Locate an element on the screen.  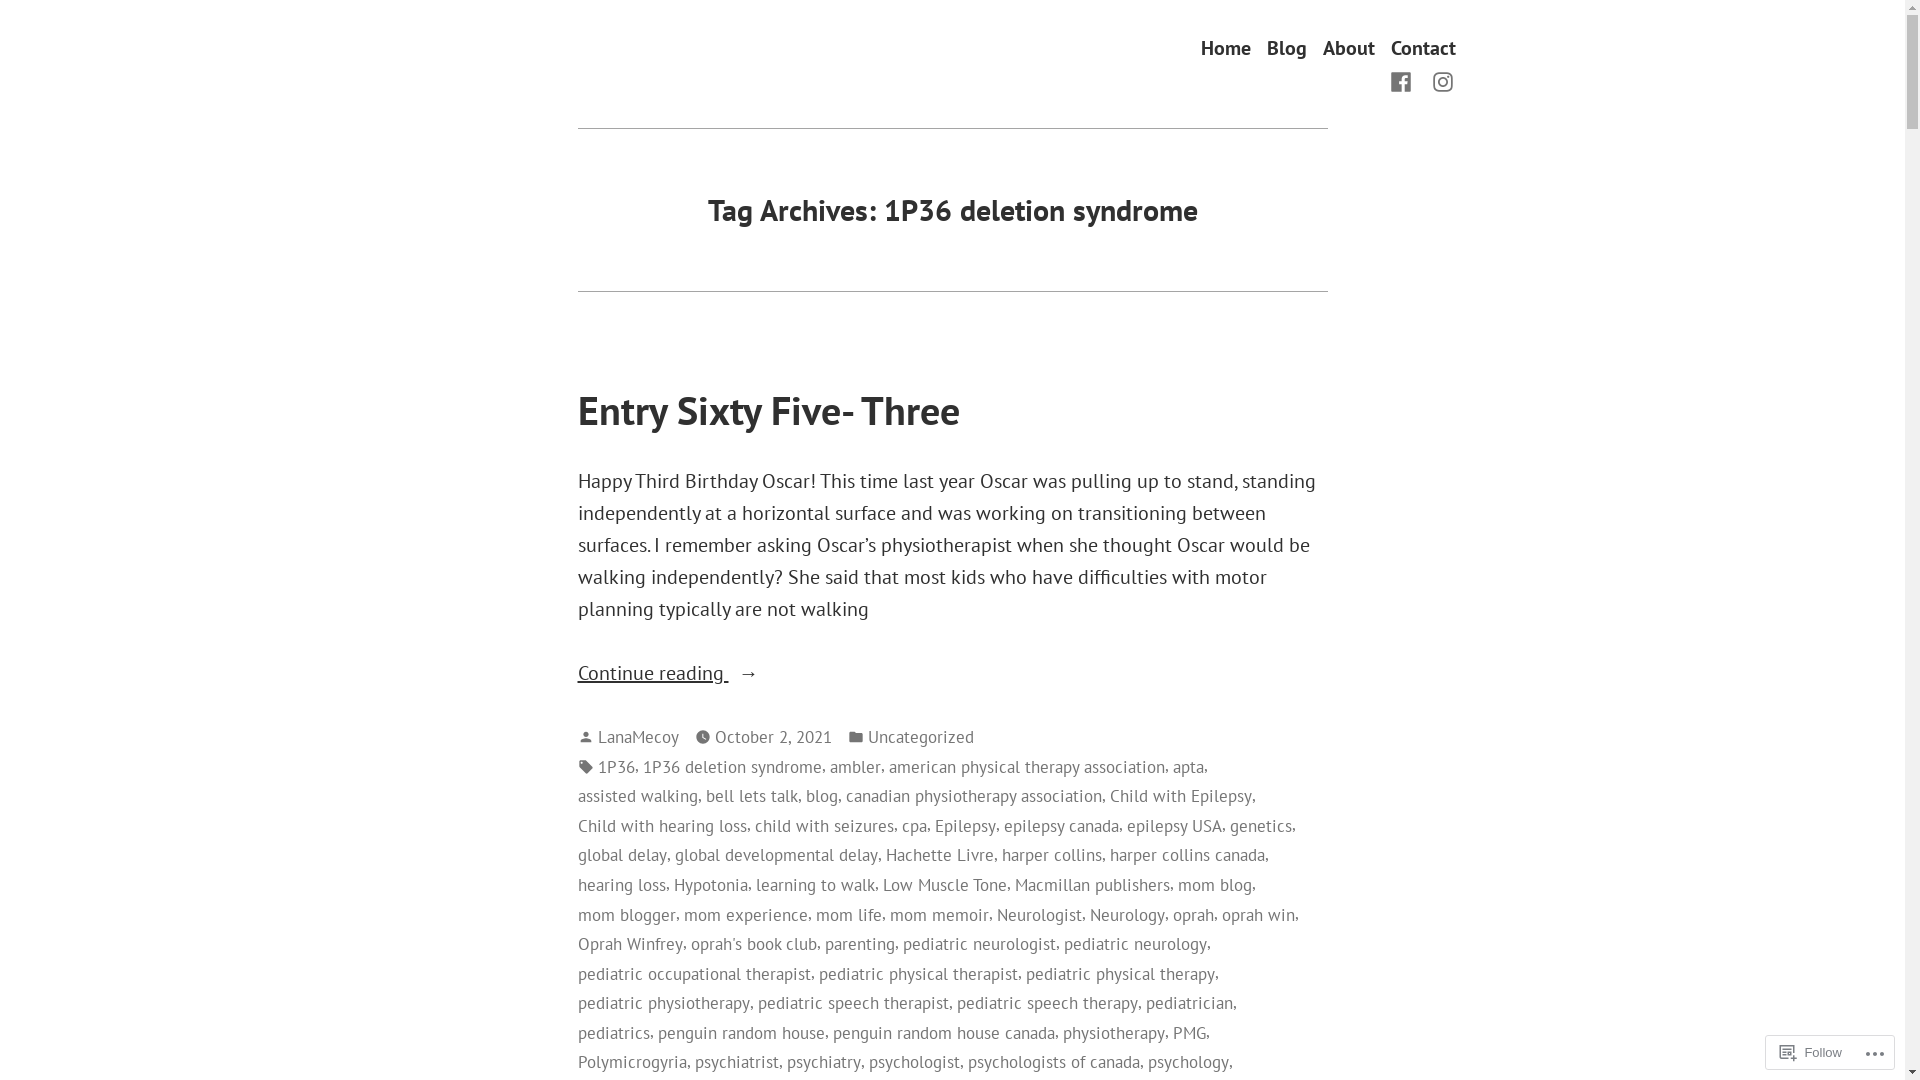
'apta' is located at coordinates (1187, 766).